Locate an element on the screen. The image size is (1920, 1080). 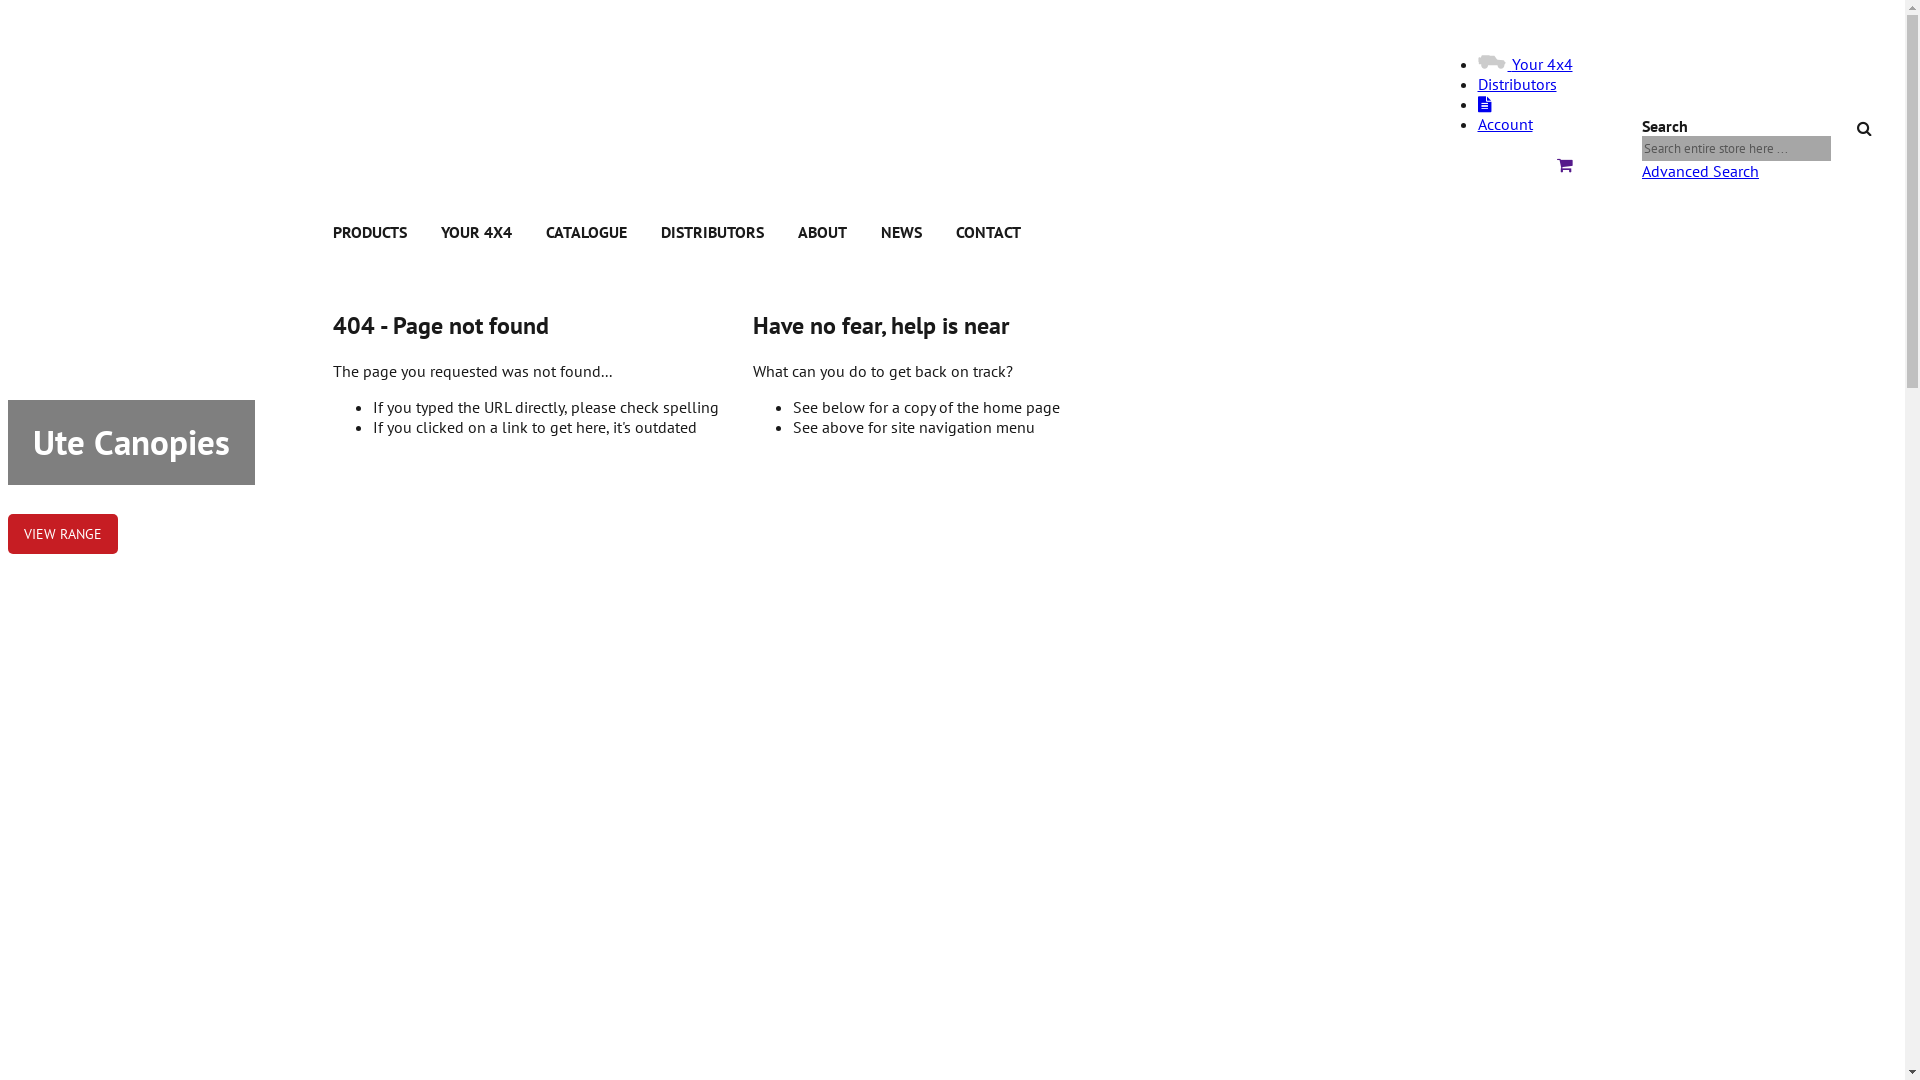
'Quote Cart' is located at coordinates (1563, 164).